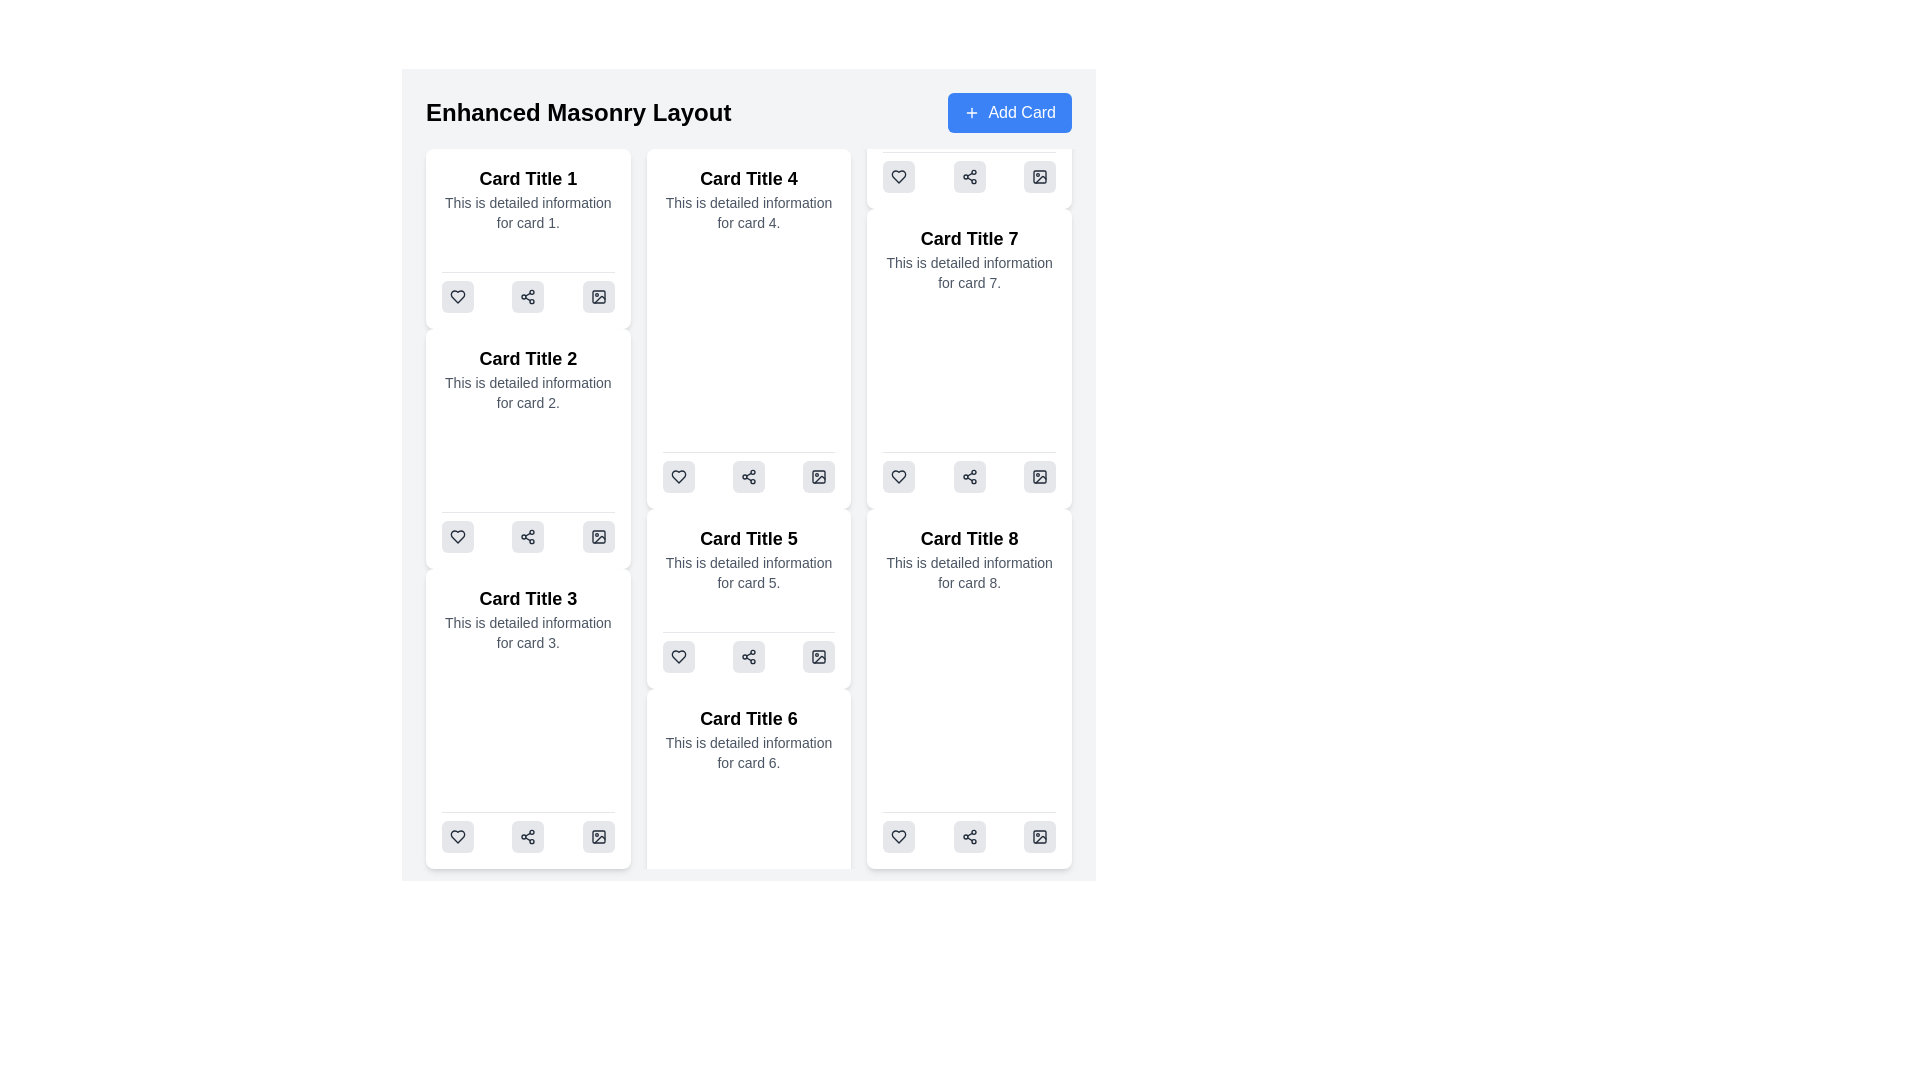 Image resolution: width=1920 pixels, height=1080 pixels. What do you see at coordinates (456, 837) in the screenshot?
I see `the square button with a light gray background and a black-lined heart shape in the center, located under 'Card Title 3'` at bounding box center [456, 837].